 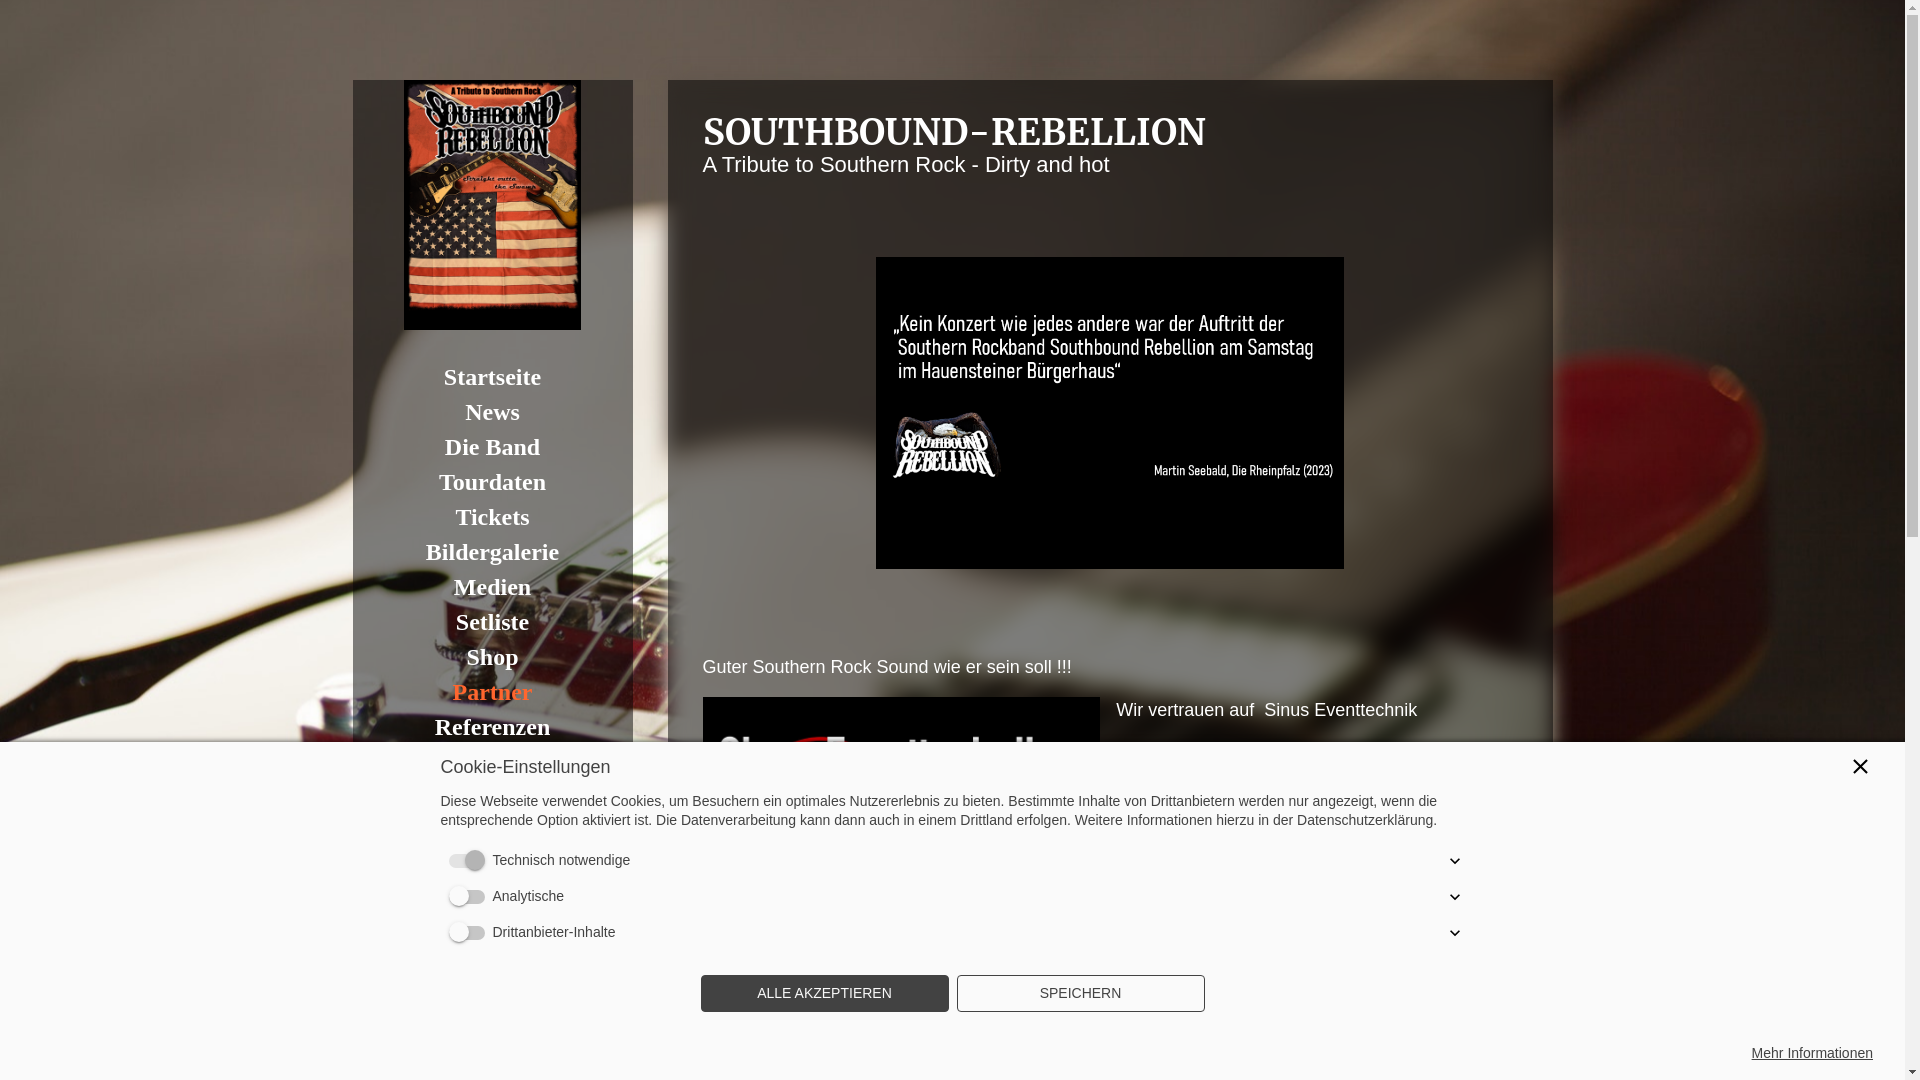 What do you see at coordinates (491, 516) in the screenshot?
I see `'Tickets'` at bounding box center [491, 516].